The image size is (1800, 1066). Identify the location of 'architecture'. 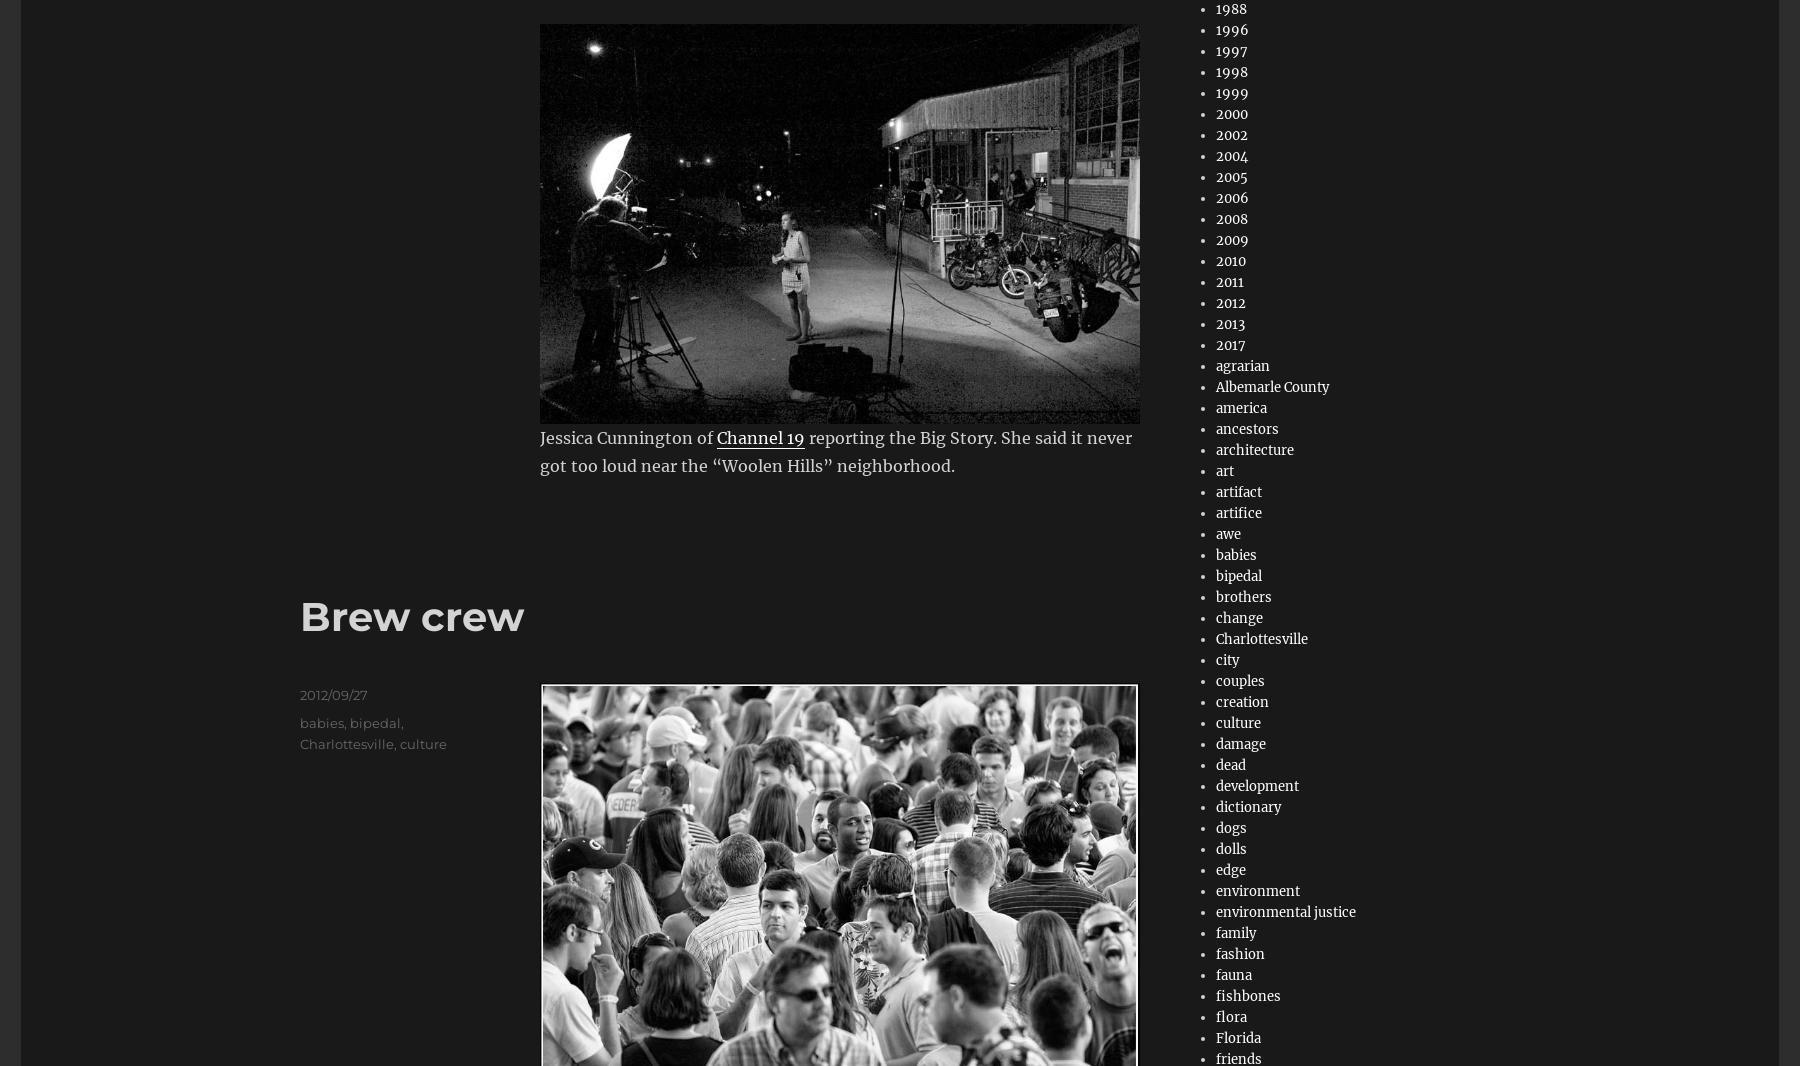
(1254, 450).